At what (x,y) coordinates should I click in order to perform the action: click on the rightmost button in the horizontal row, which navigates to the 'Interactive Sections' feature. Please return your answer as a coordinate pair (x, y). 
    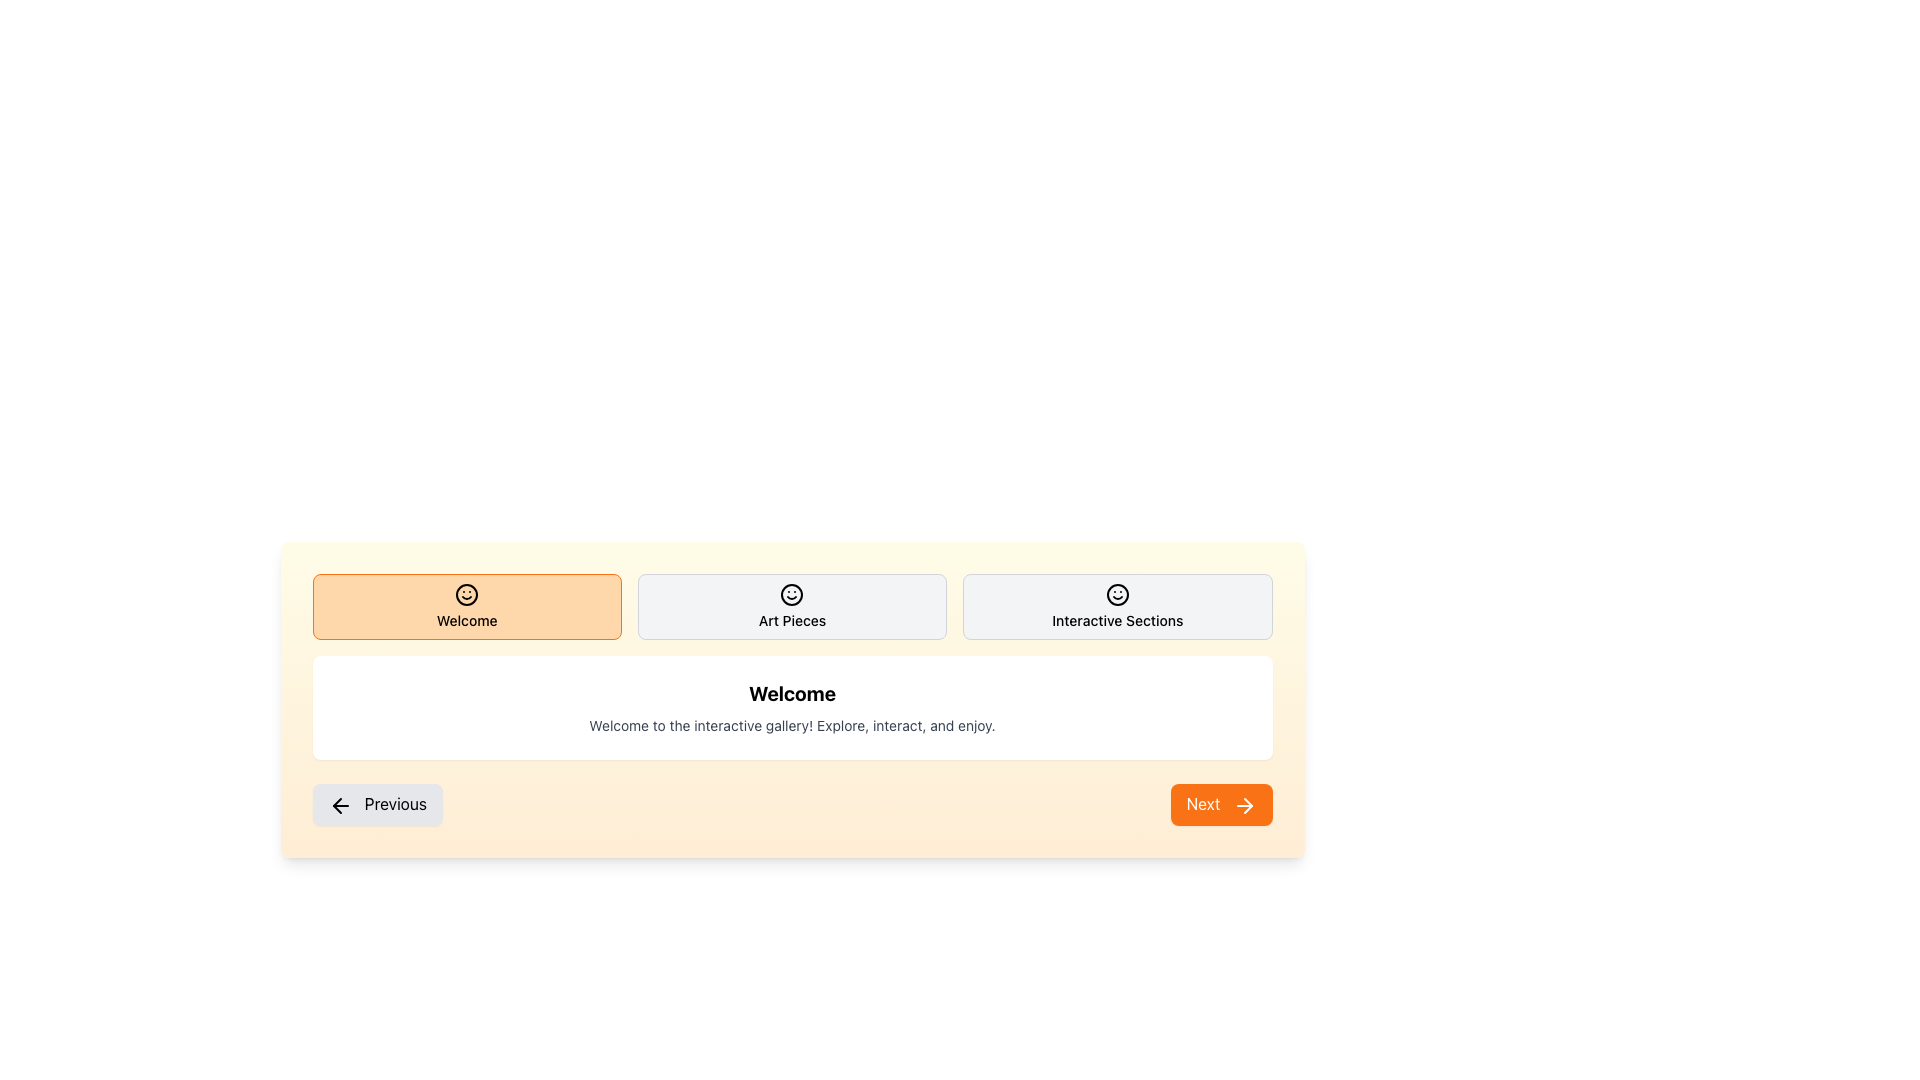
    Looking at the image, I should click on (1116, 605).